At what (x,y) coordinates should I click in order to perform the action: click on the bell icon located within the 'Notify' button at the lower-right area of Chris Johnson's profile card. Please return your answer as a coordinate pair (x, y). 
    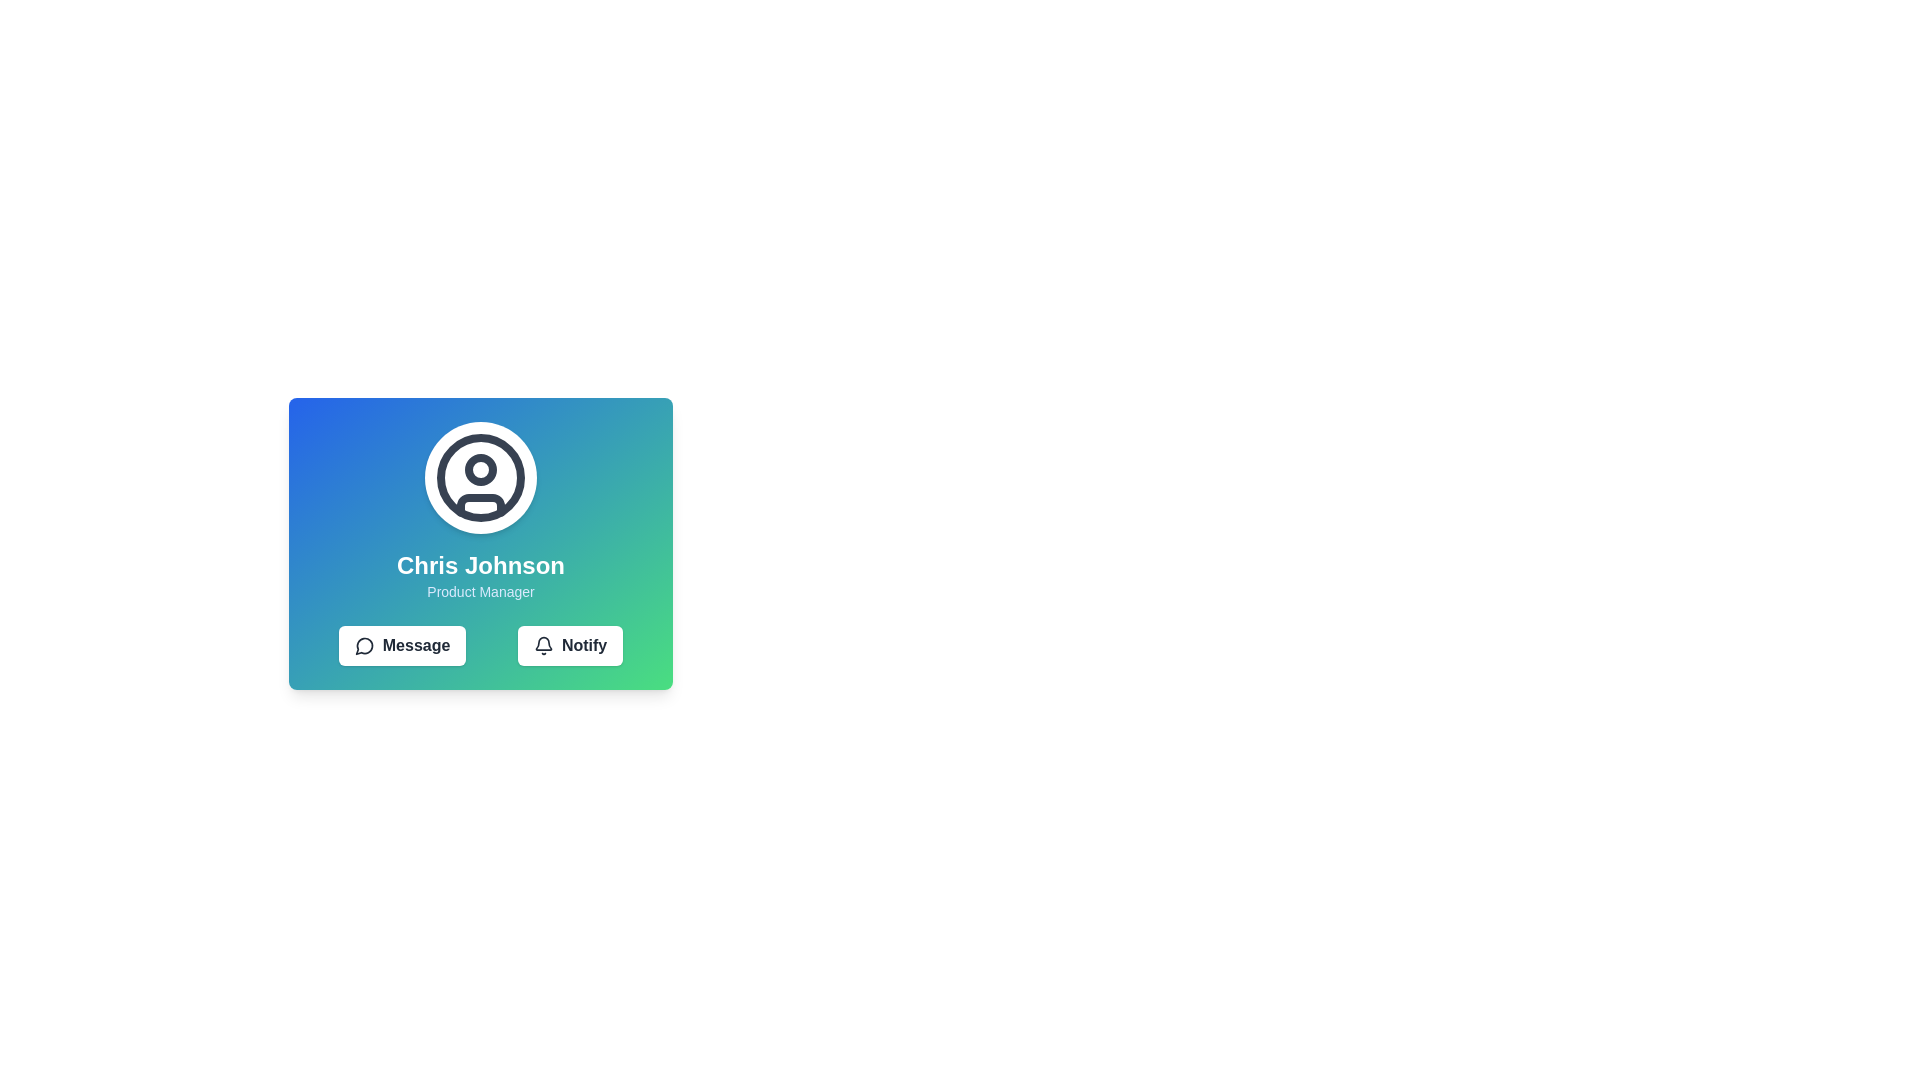
    Looking at the image, I should click on (543, 645).